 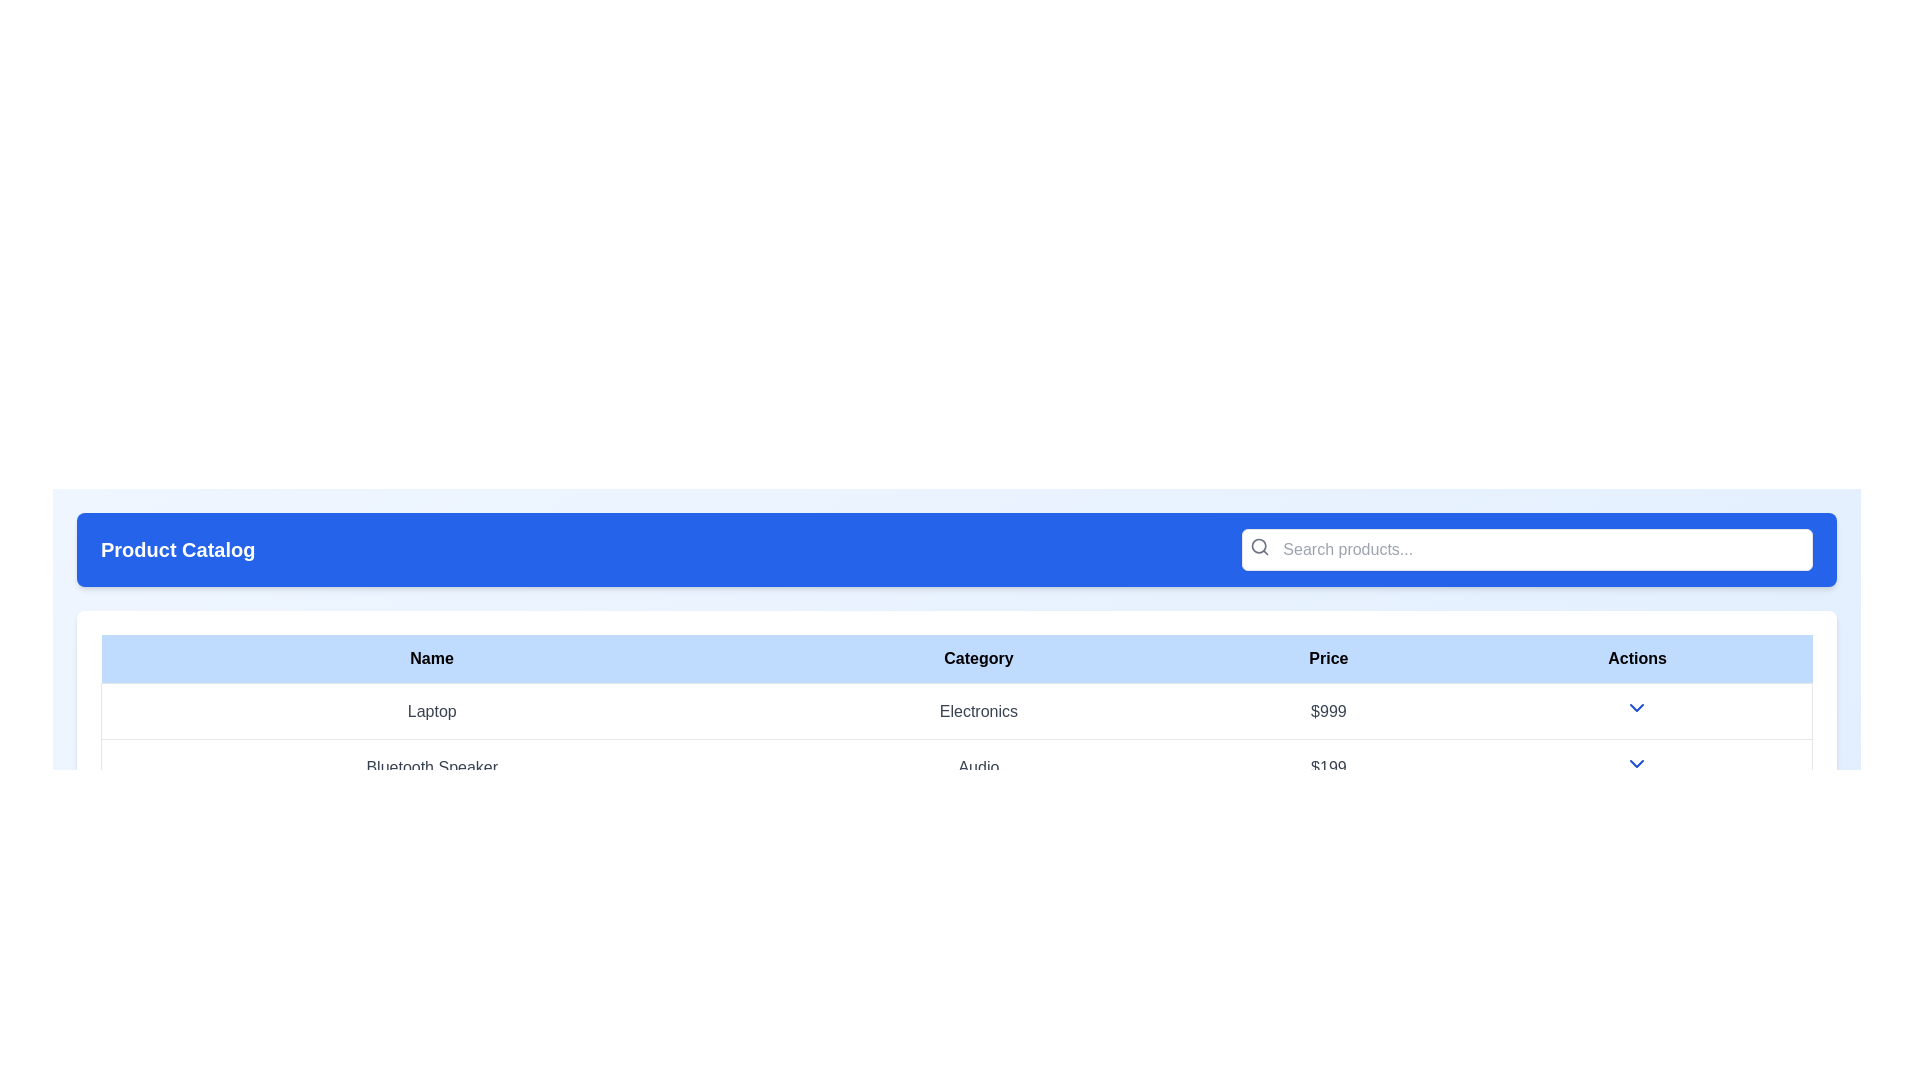 What do you see at coordinates (1637, 710) in the screenshot?
I see `the compact blue downward-pointing arrow icon in the 'Actions' column of the row containing the product 'Laptop'` at bounding box center [1637, 710].